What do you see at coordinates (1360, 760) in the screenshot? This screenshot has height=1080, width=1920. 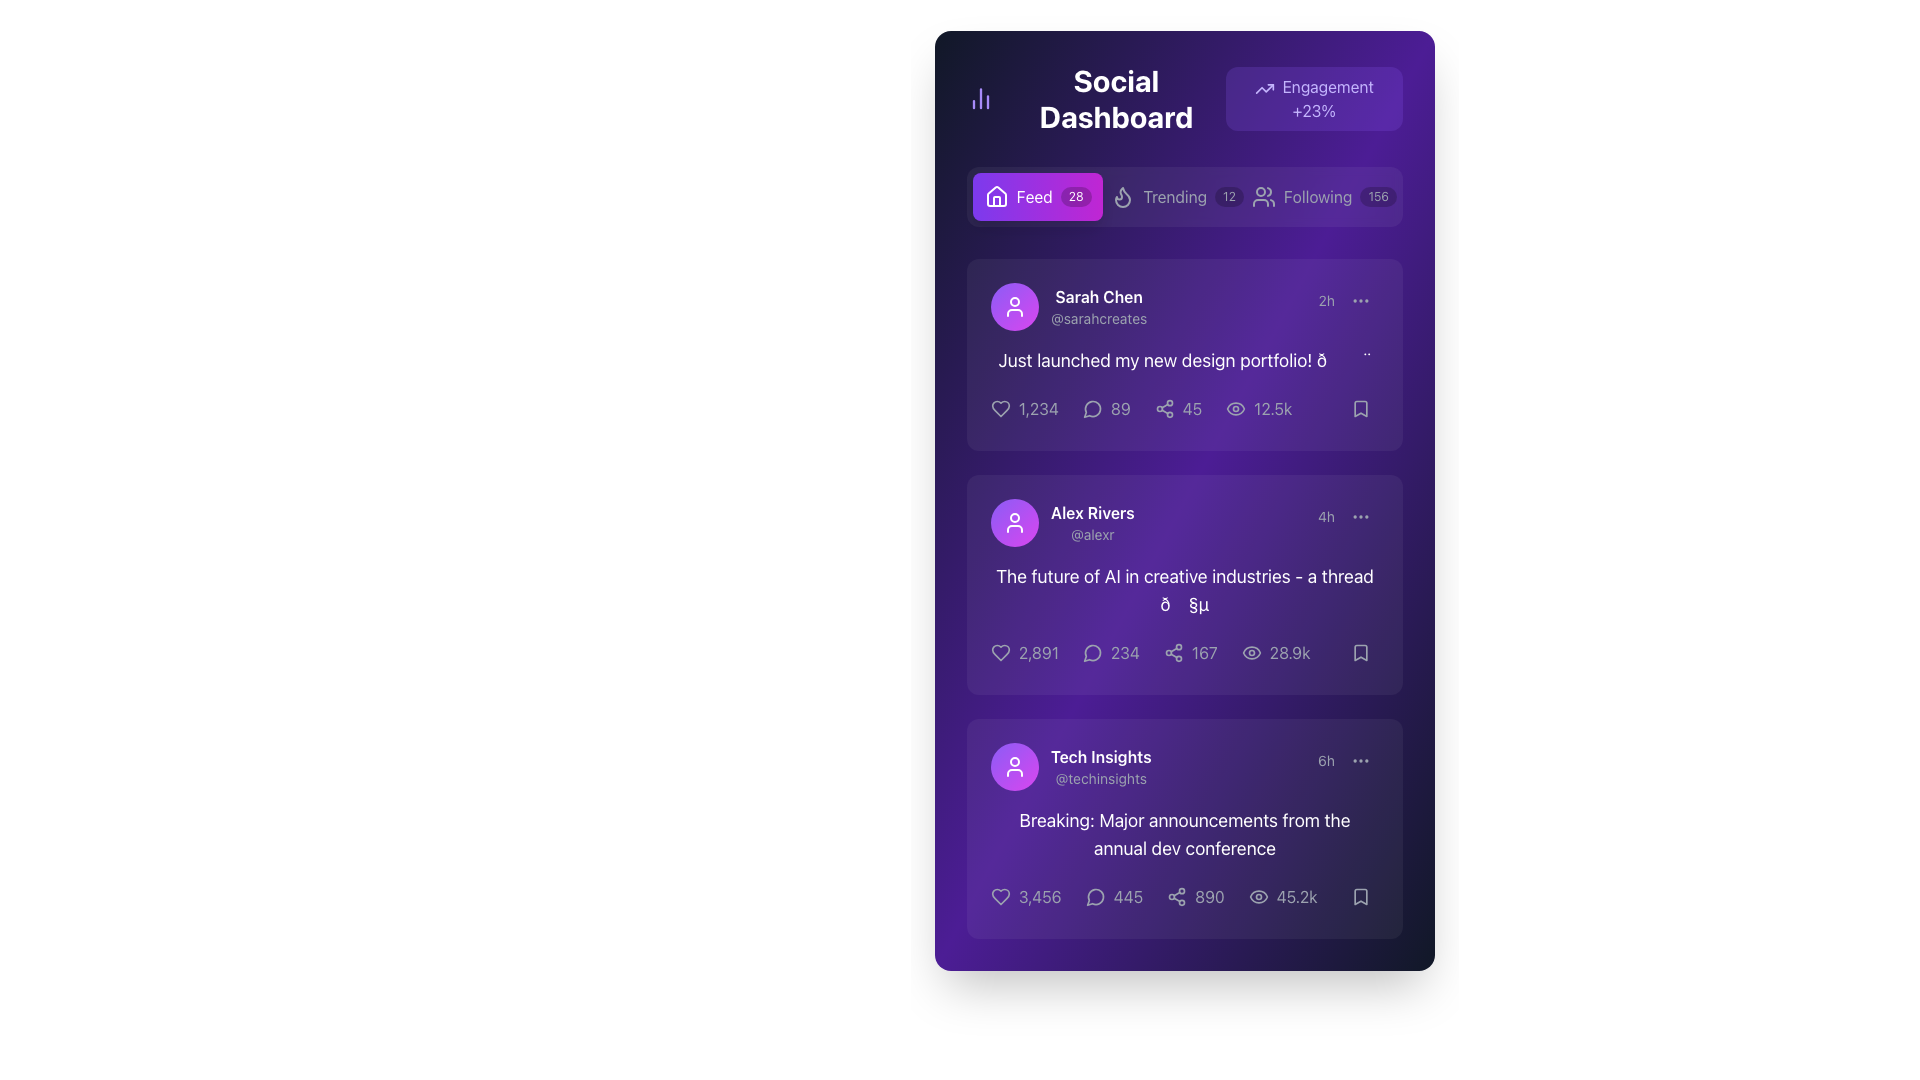 I see `the ellipsis icon button located at the top-right corner of the bottom-most post in the vertical feed` at bounding box center [1360, 760].